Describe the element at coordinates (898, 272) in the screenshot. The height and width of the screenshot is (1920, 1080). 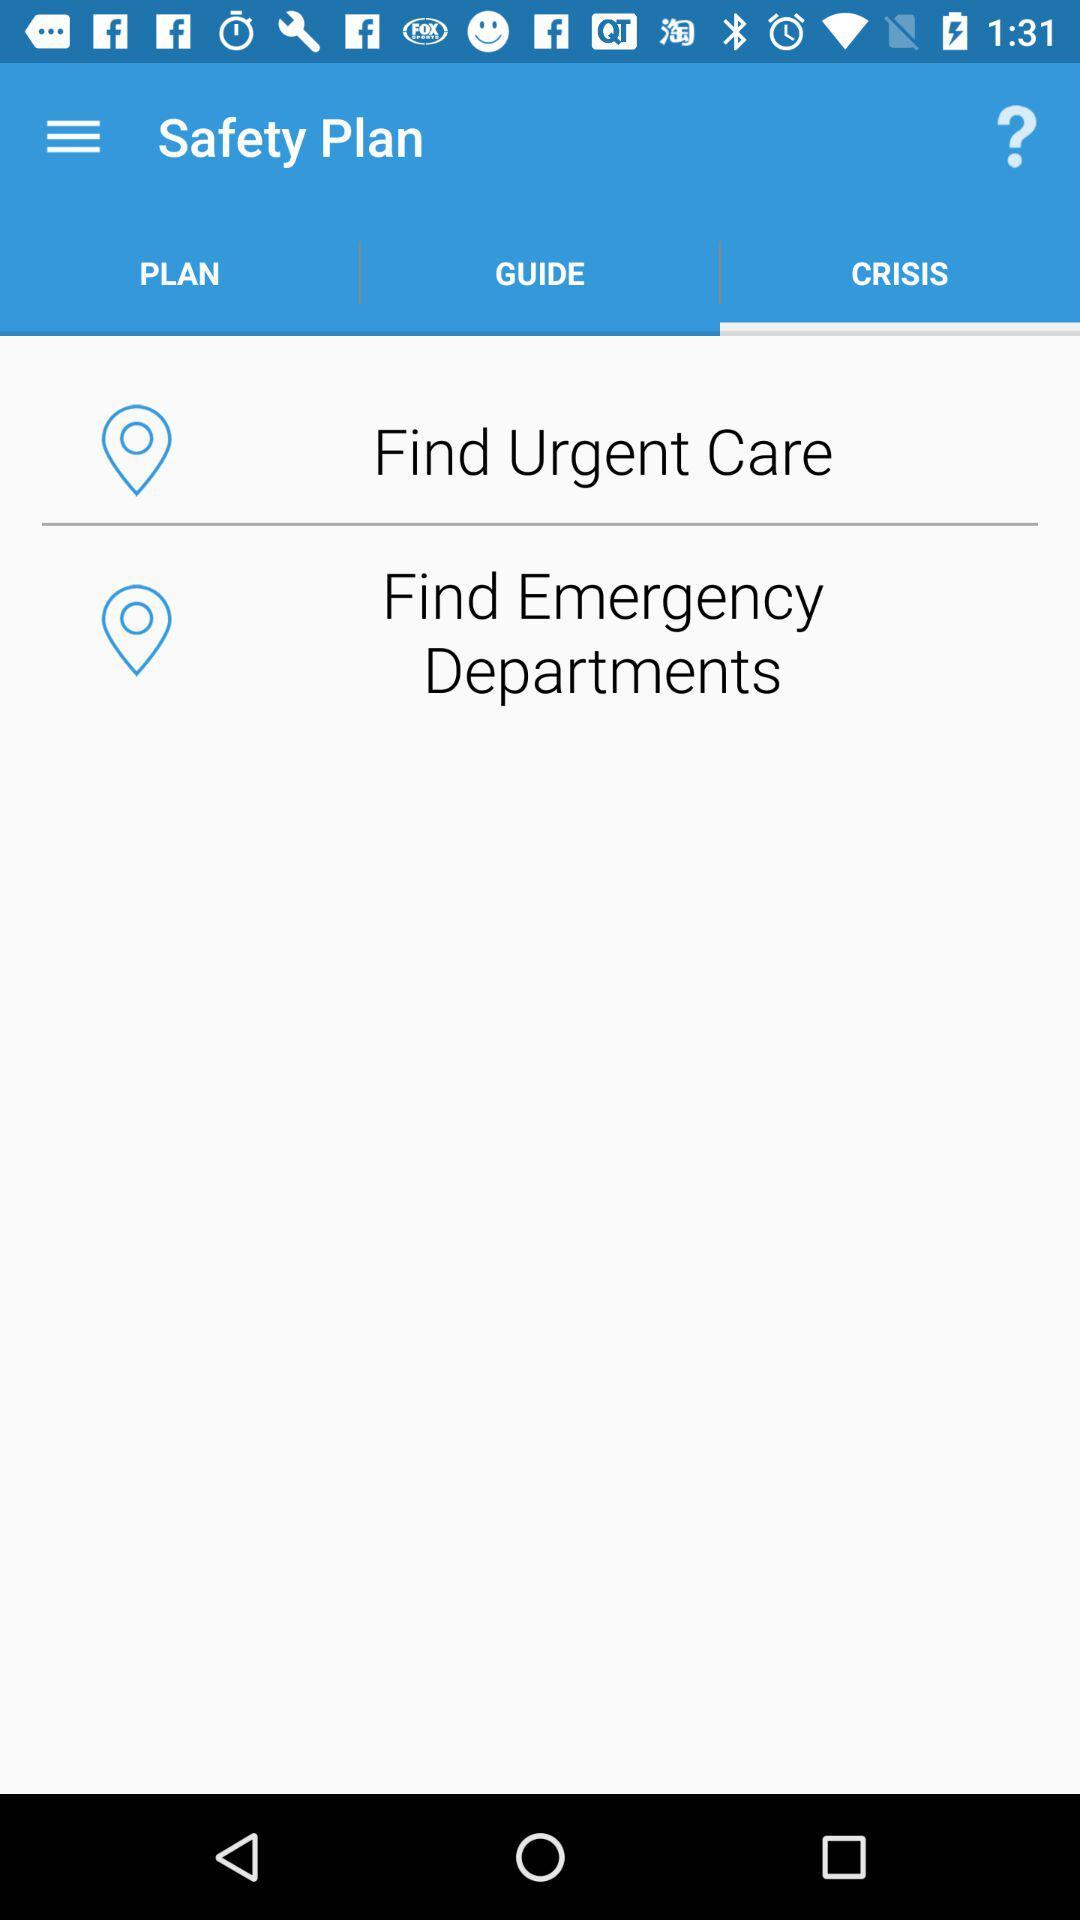
I see `the item to the right of the guide` at that location.